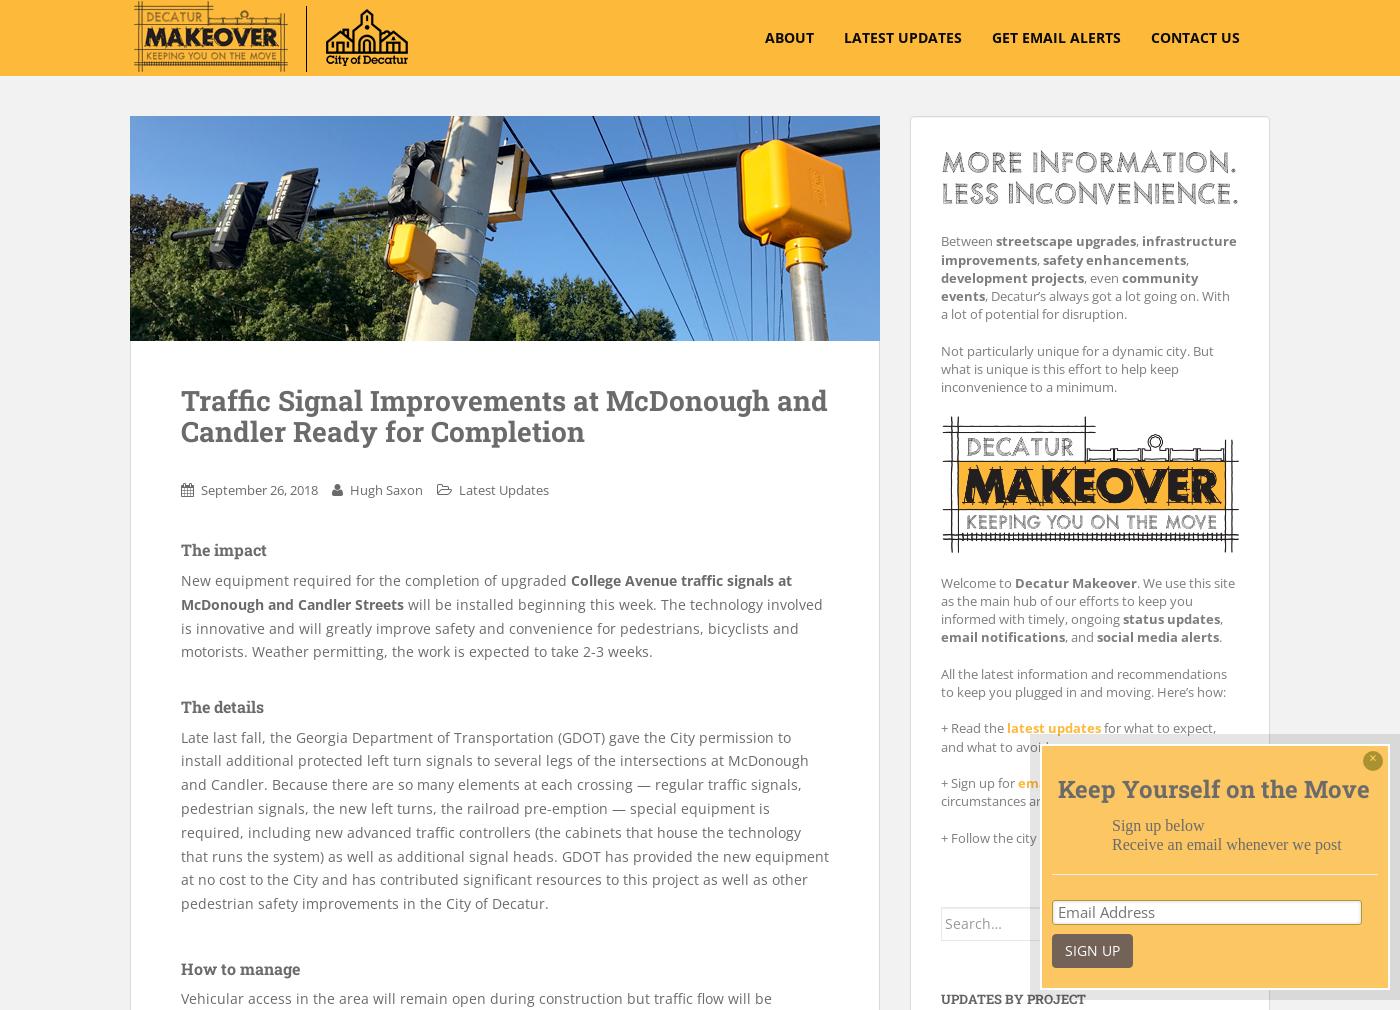 Image resolution: width=1400 pixels, height=1010 pixels. I want to click on 'will be installed beginning this week. The technology involved is innovative and will greatly improve safety and convenience for pedestrians, bicyclists and motorists. Weather permitting, the work is expected to take 2-3 weeks.', so click(502, 626).